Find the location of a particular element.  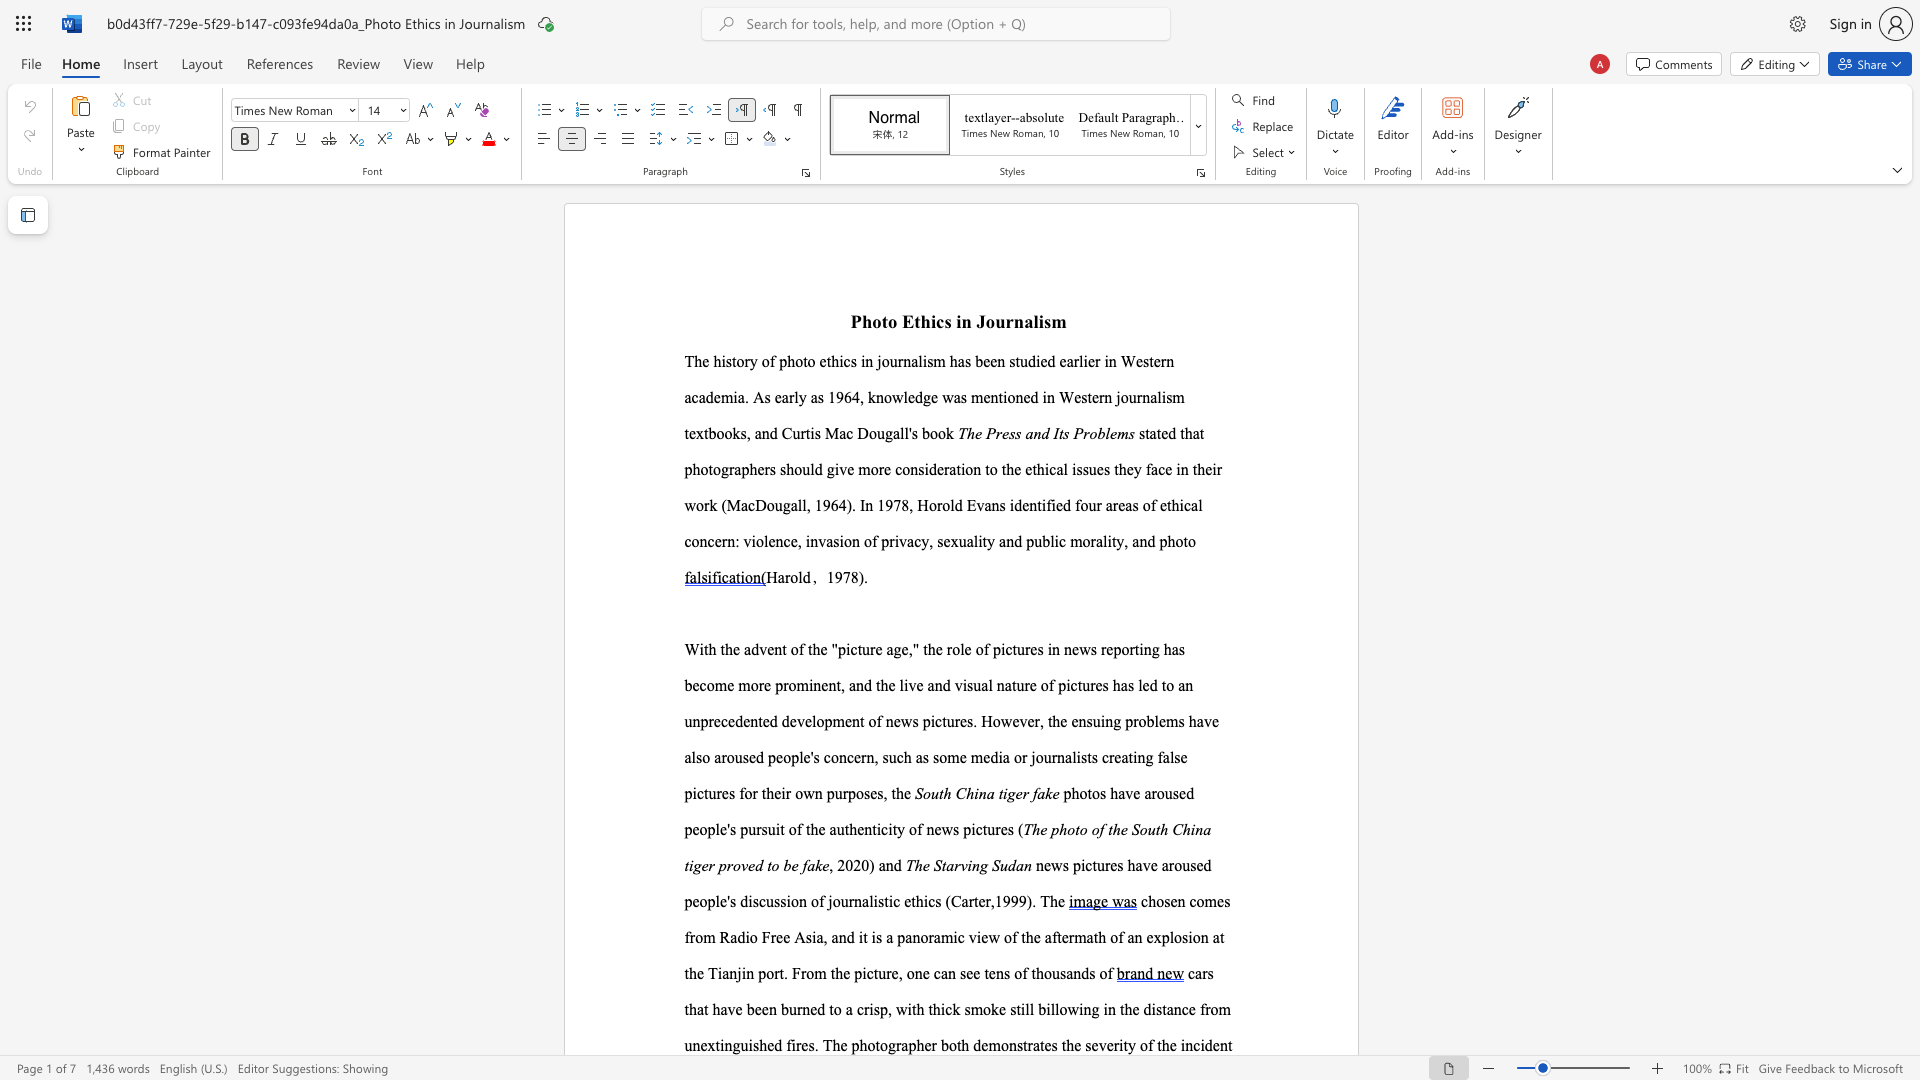

the subset text "ed people" within the text "With the advent of the" is located at coordinates (747, 757).